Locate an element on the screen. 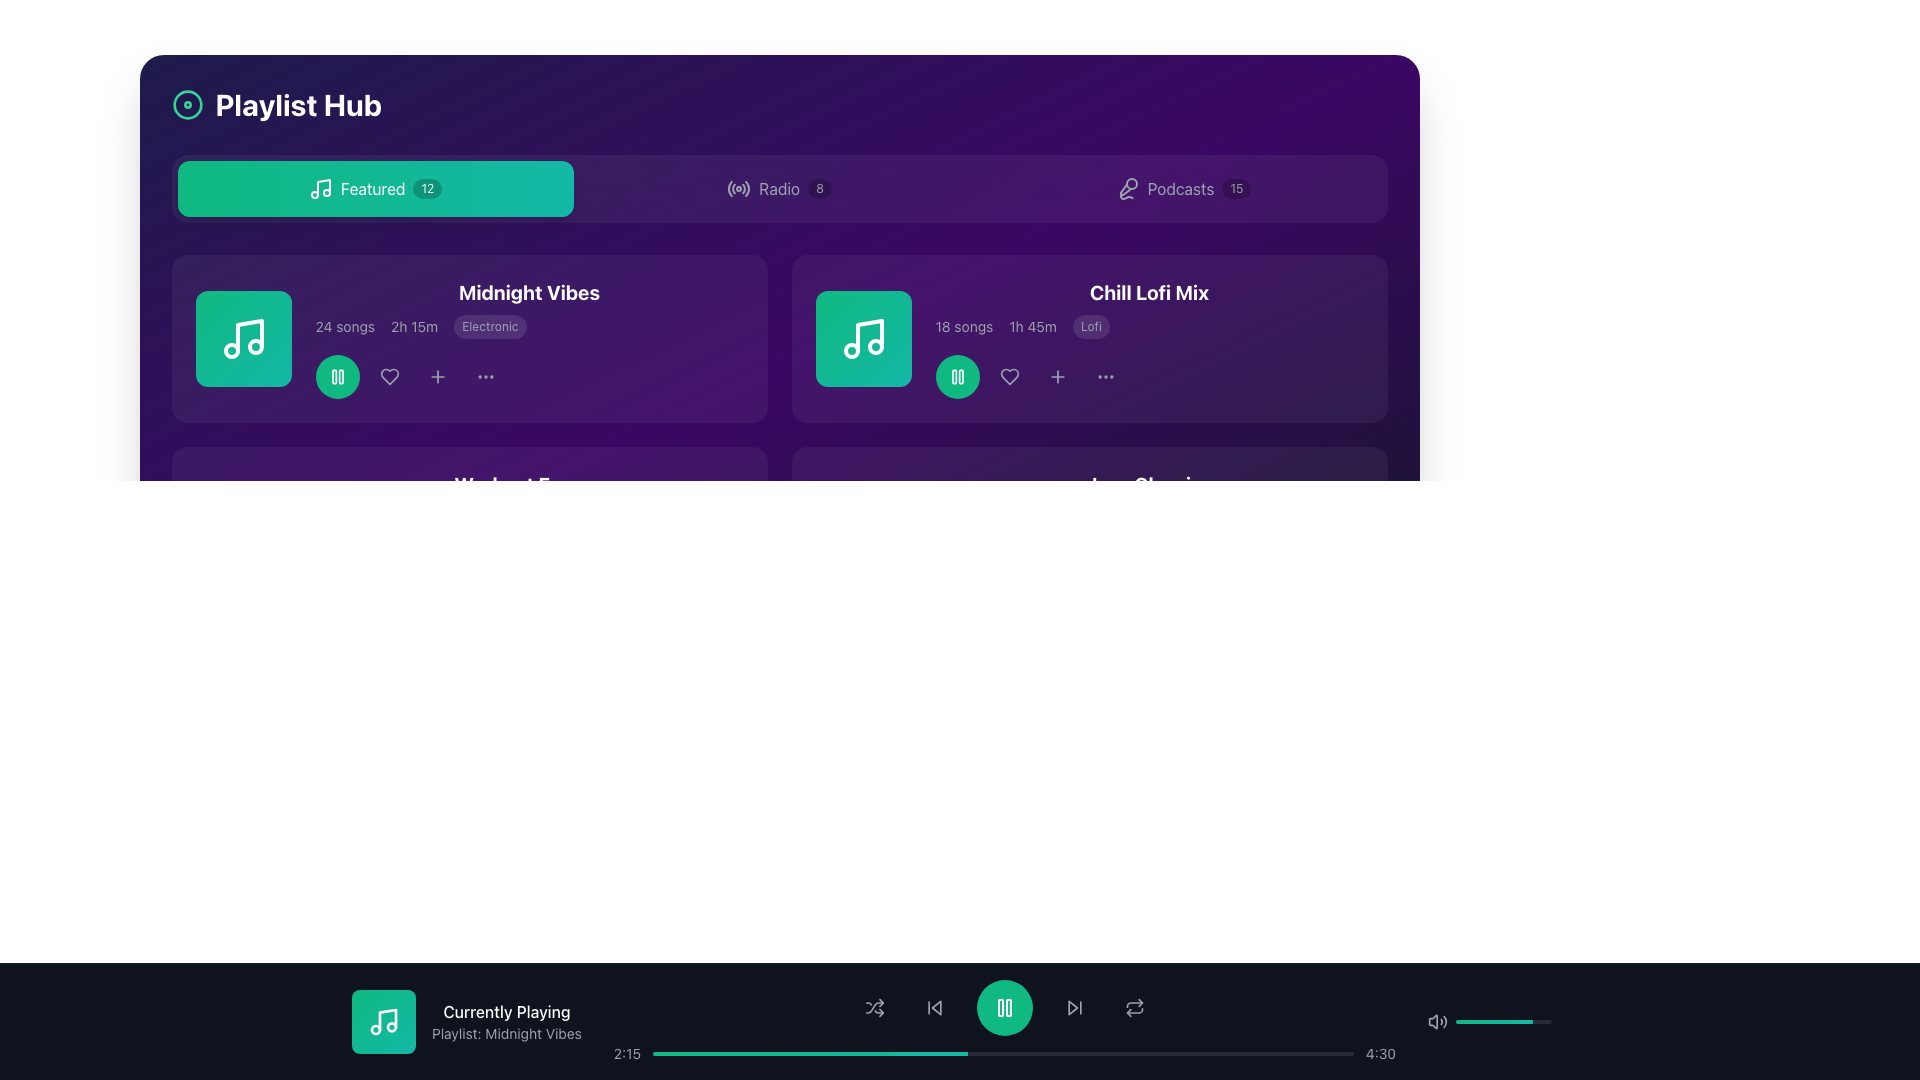 The image size is (1920, 1080). the progress bar located at the bottom of the interface to seek to a specific point in playback is located at coordinates (1003, 1052).